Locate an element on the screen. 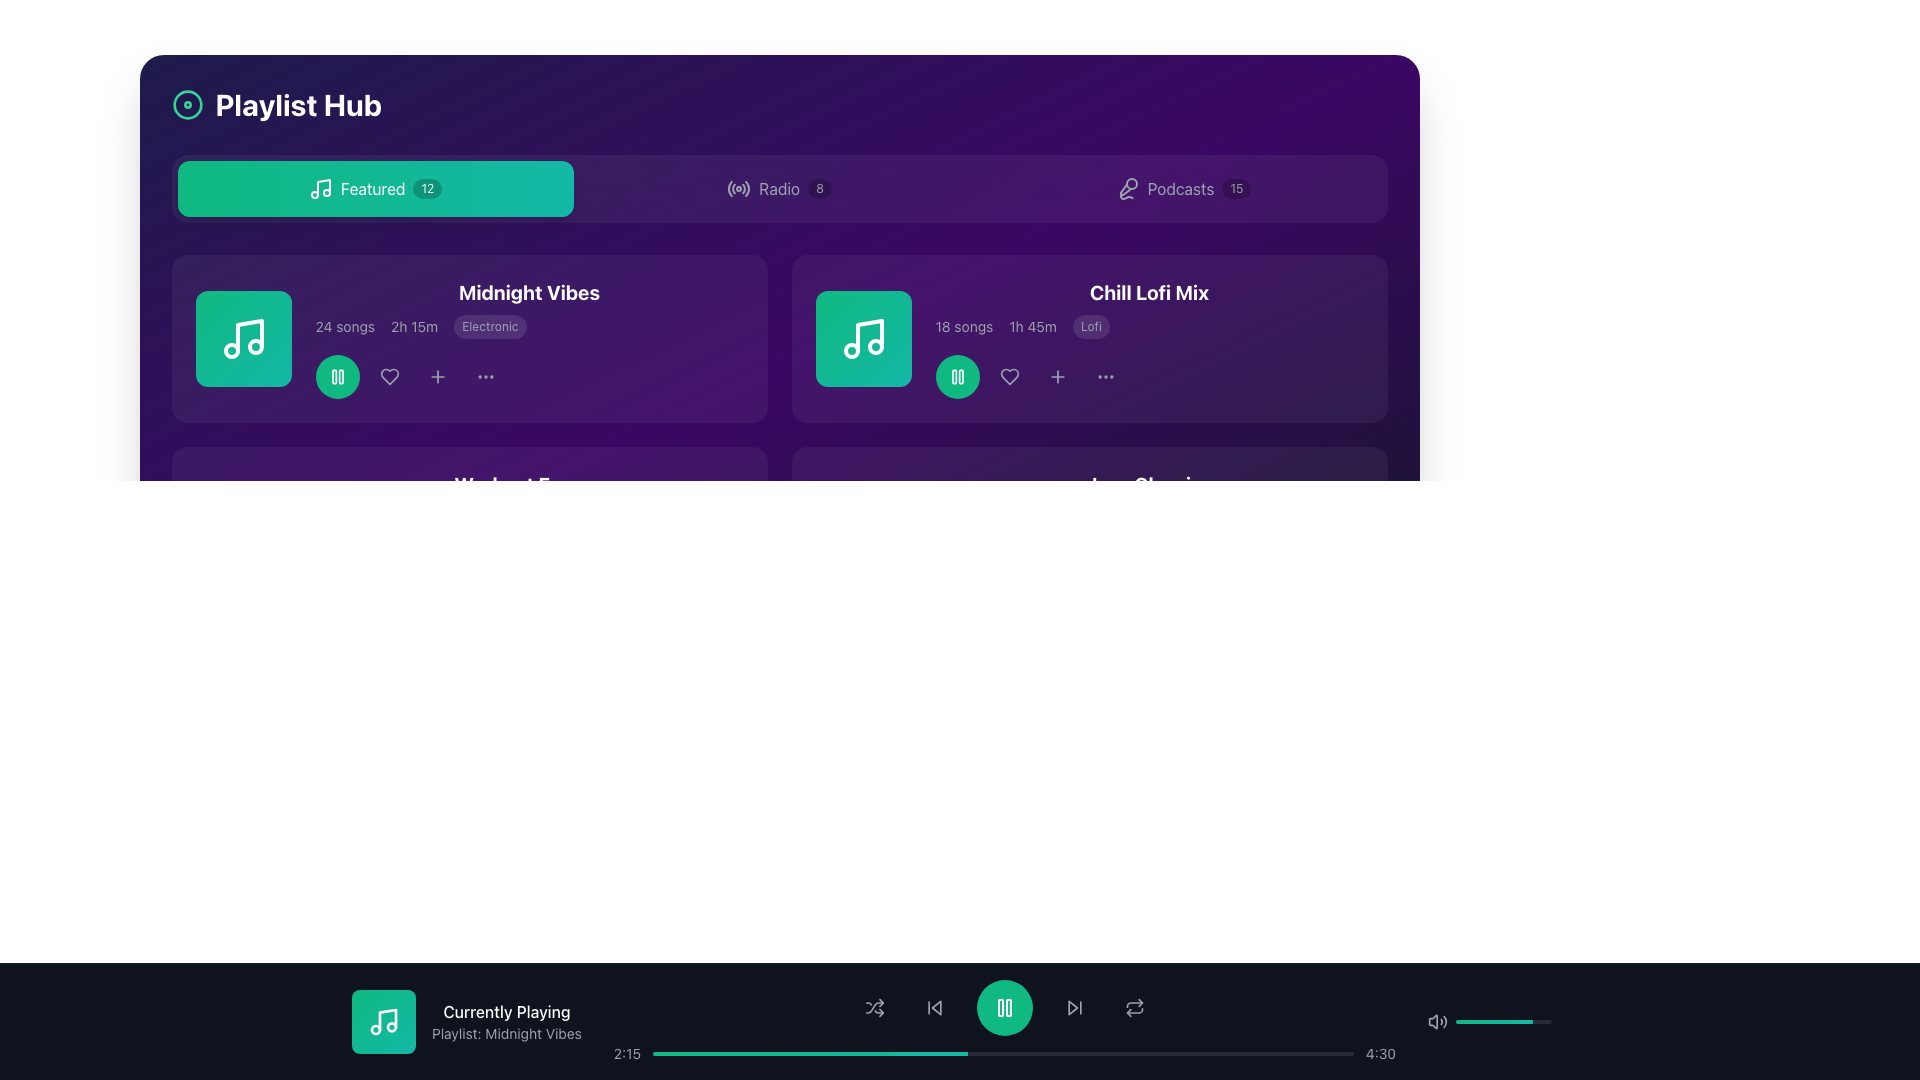 The image size is (1920, 1080). the progress bar located at the bottom of the interface to seek to a specific point in playback is located at coordinates (1003, 1052).